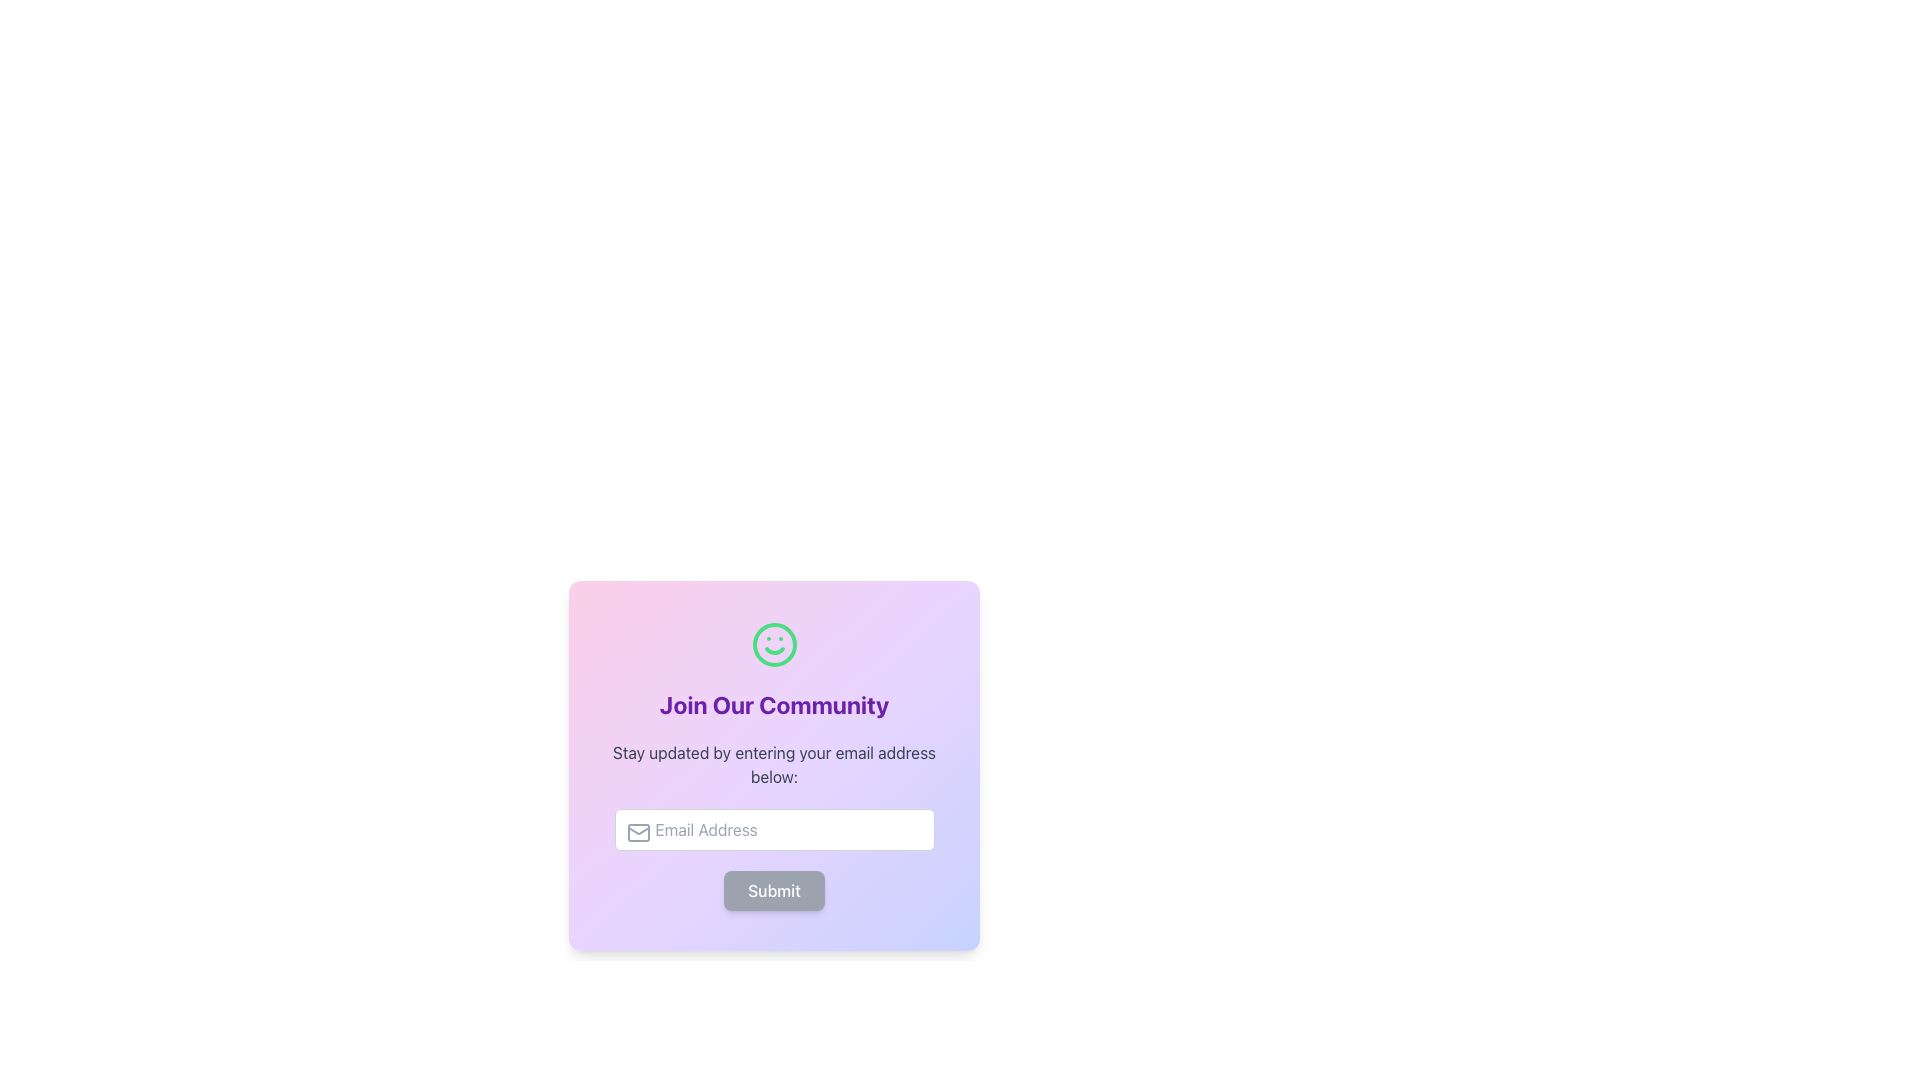  Describe the element at coordinates (773, 764) in the screenshot. I see `static text element displaying the message 'Stay updated by entering your email address below:' which is centrally aligned and positioned between the heading 'Join Our Community' and the email input field` at that location.